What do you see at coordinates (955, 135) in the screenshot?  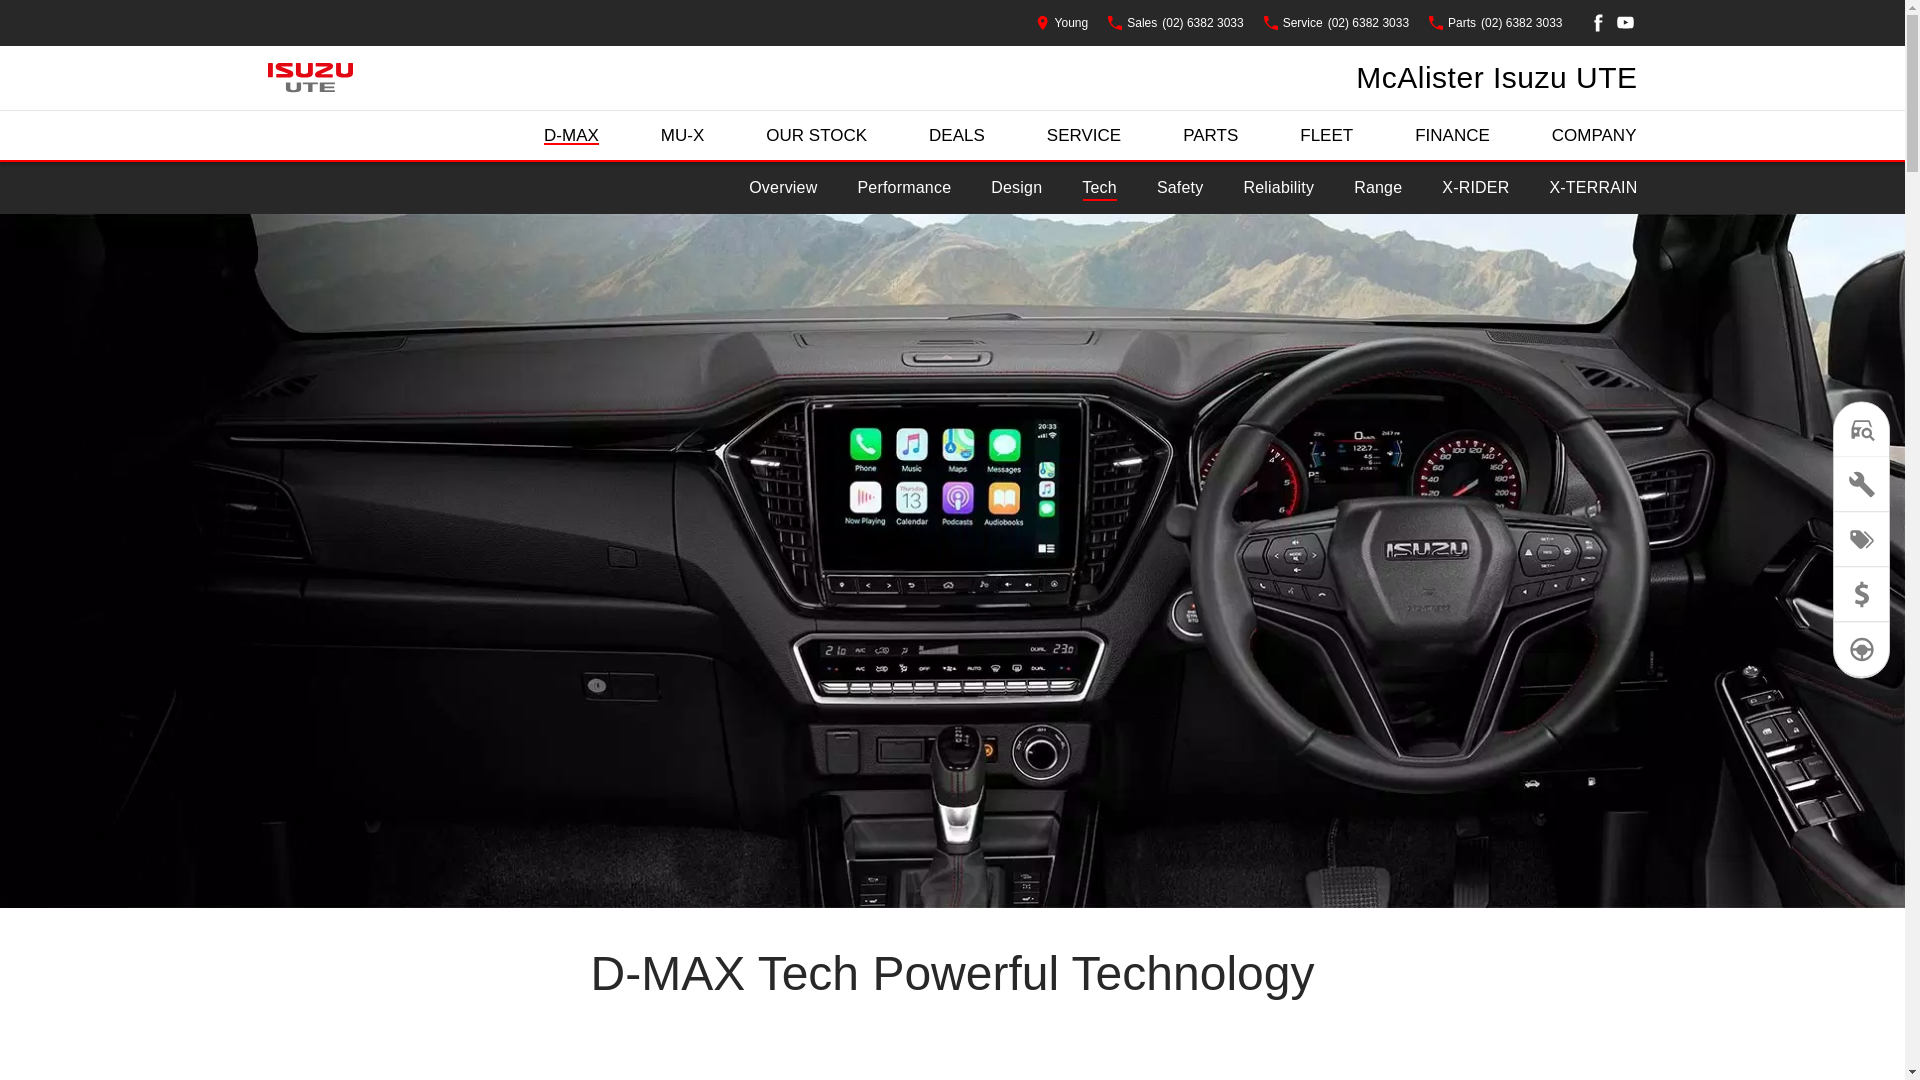 I see `'DEALS'` at bounding box center [955, 135].